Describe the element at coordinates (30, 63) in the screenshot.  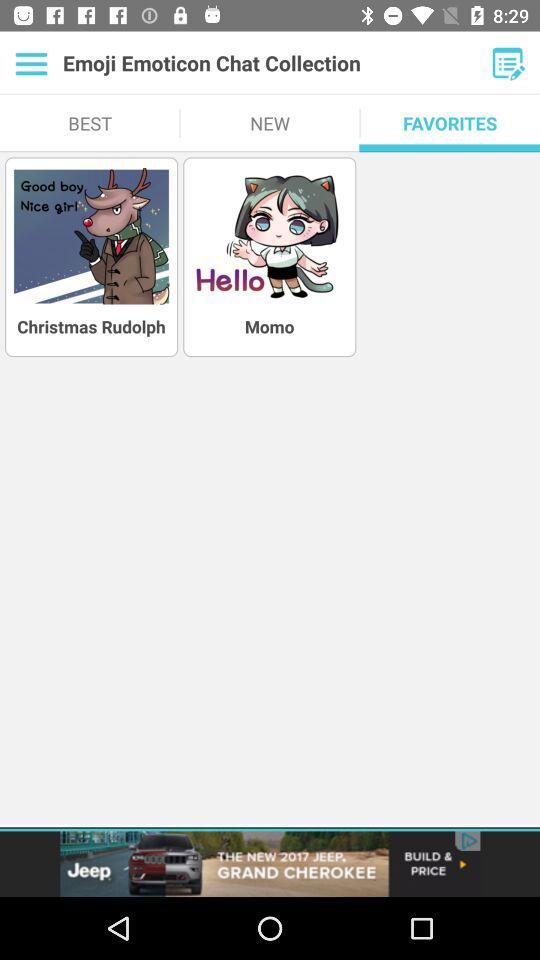
I see `open menu` at that location.